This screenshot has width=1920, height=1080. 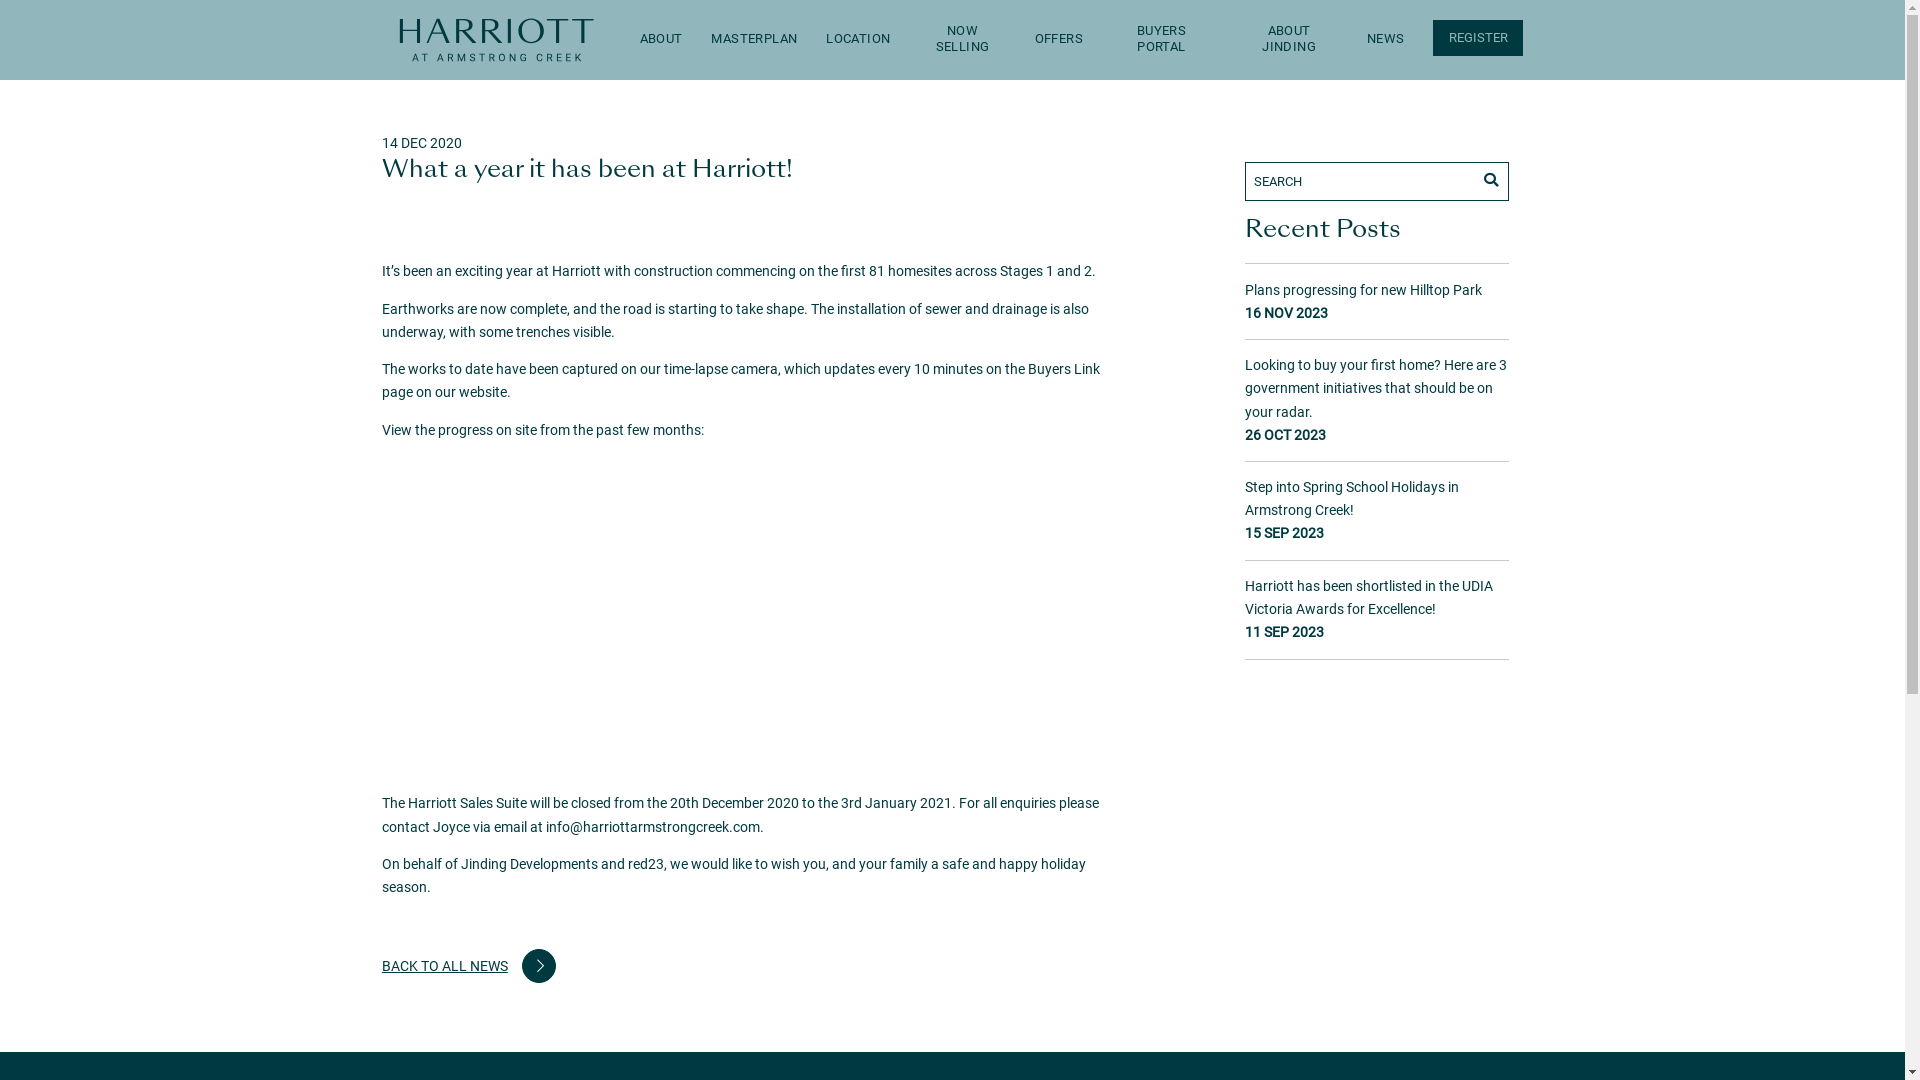 I want to click on 'Step into Spring School Holidays in Armstrong Creek!', so click(x=1352, y=497).